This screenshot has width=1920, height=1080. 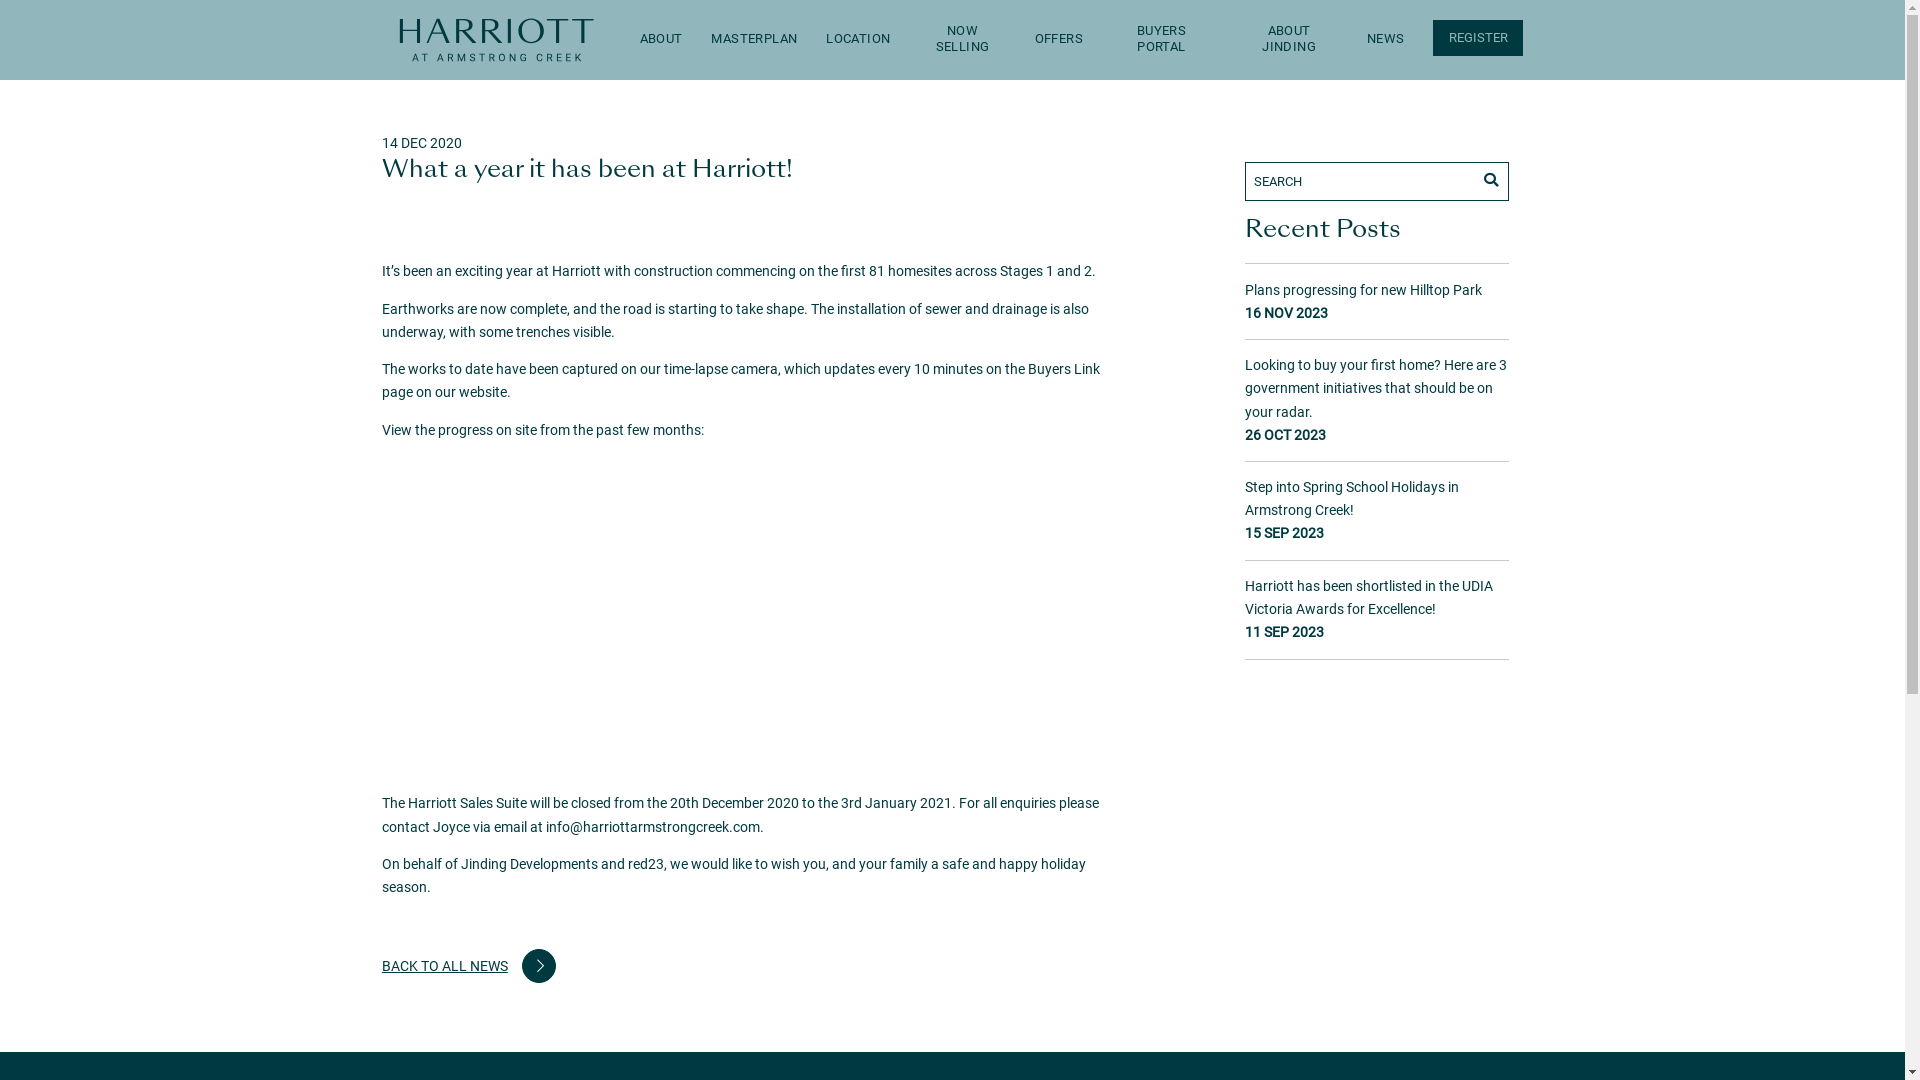 I want to click on 'Step into Spring School Holidays in Armstrong Creek!', so click(x=1352, y=497).